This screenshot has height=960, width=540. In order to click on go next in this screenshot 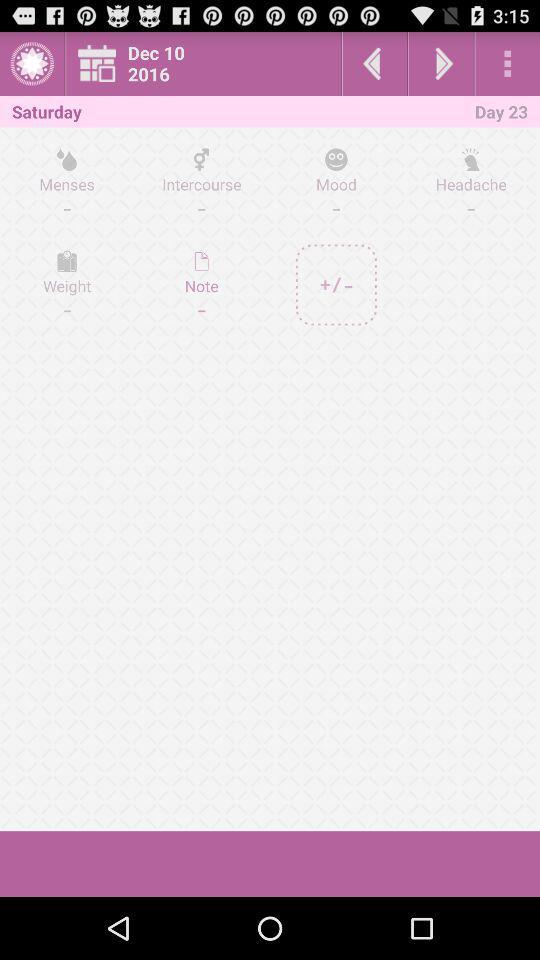, I will do `click(441, 63)`.